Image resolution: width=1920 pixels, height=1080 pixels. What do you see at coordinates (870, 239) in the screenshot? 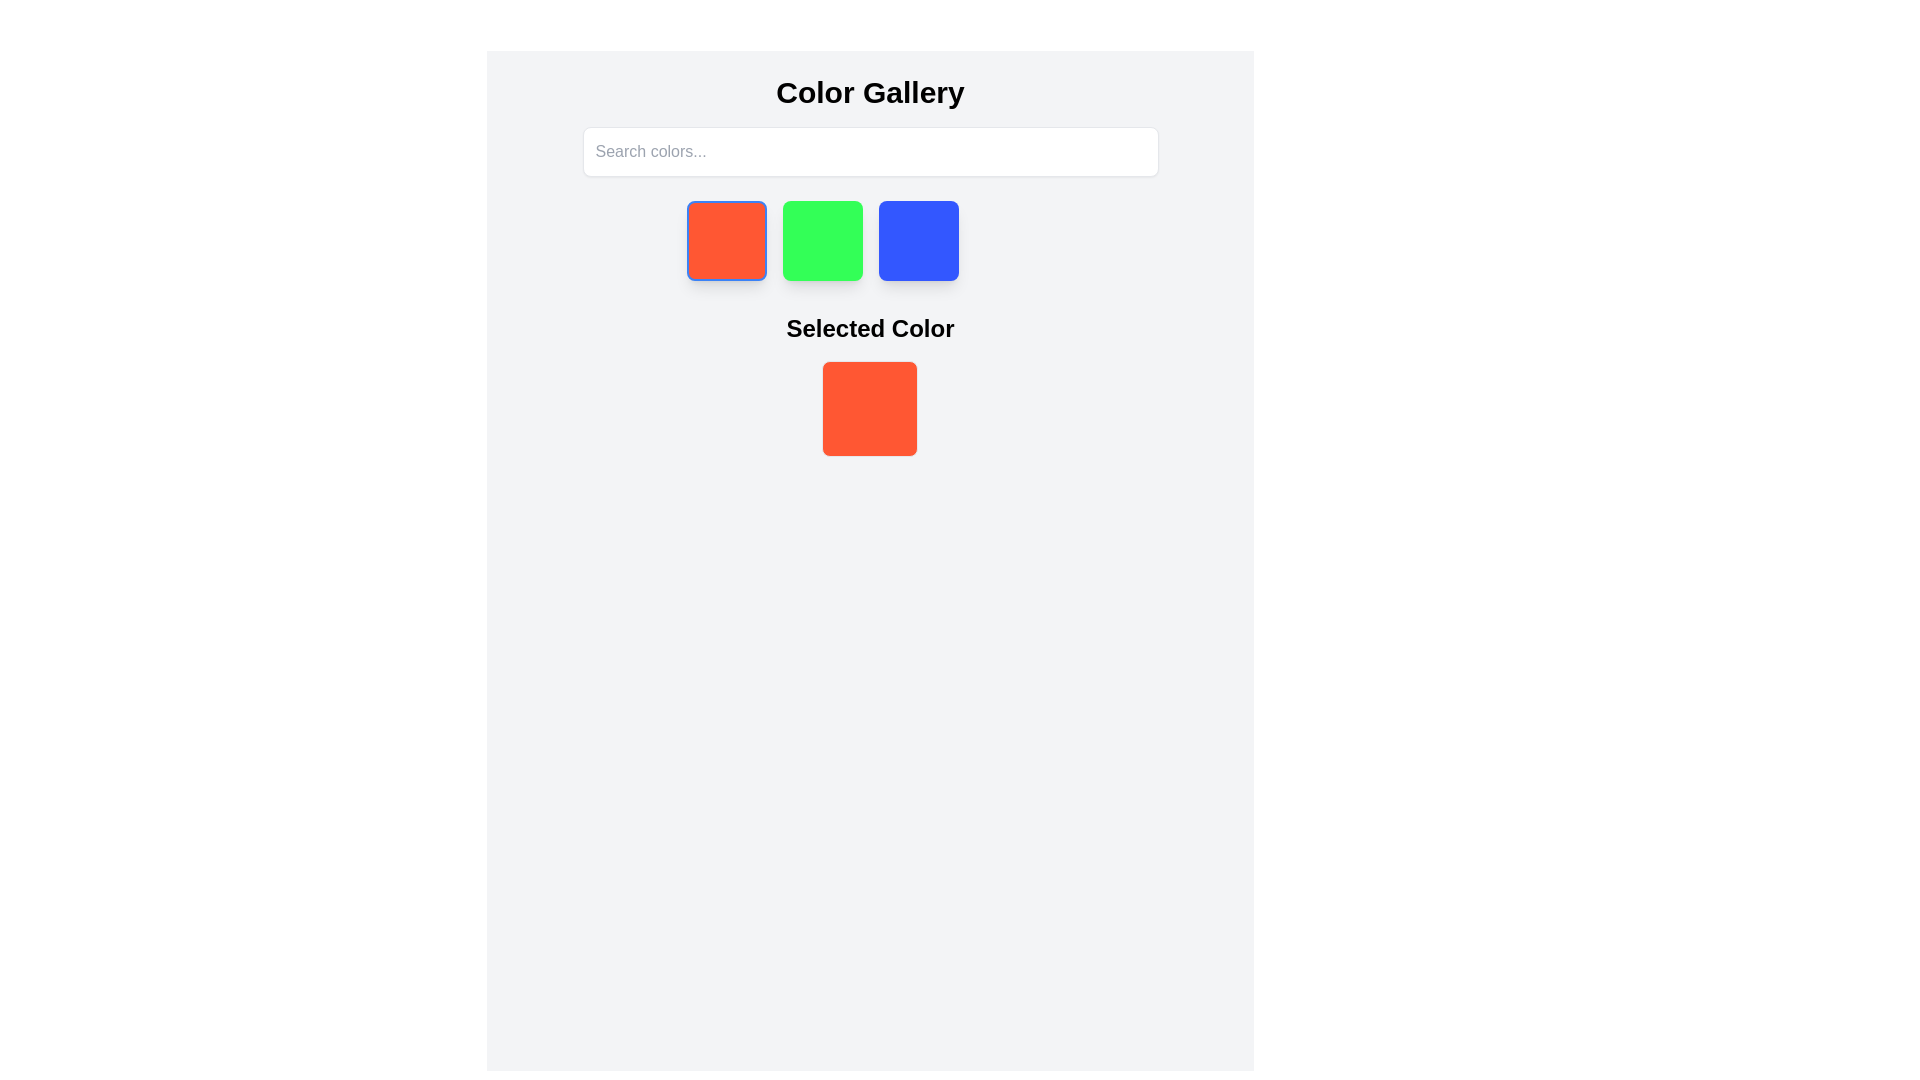
I see `one of the colored tiles from the color selection grid located below 'Color Gallery'` at bounding box center [870, 239].